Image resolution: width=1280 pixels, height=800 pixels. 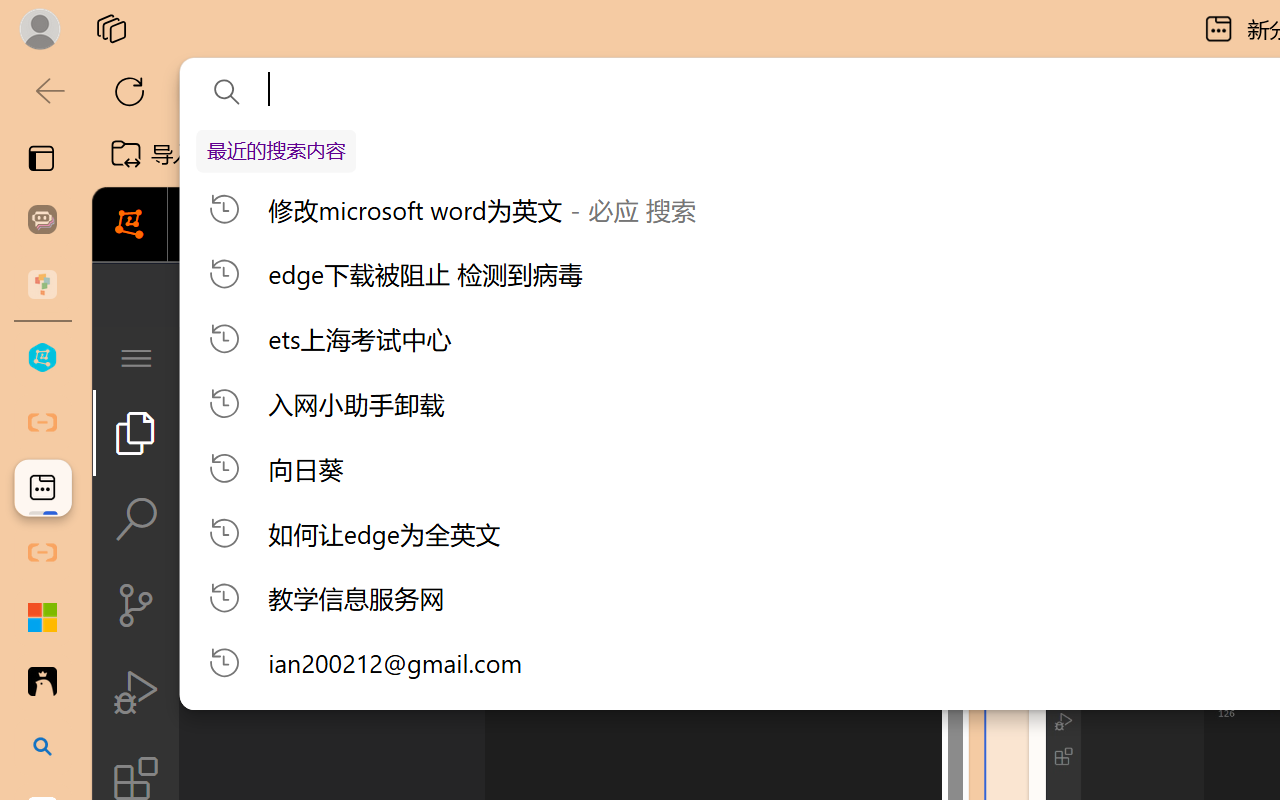 What do you see at coordinates (331, 409) in the screenshot?
I see `'Explorer Section: wangyian'` at bounding box center [331, 409].